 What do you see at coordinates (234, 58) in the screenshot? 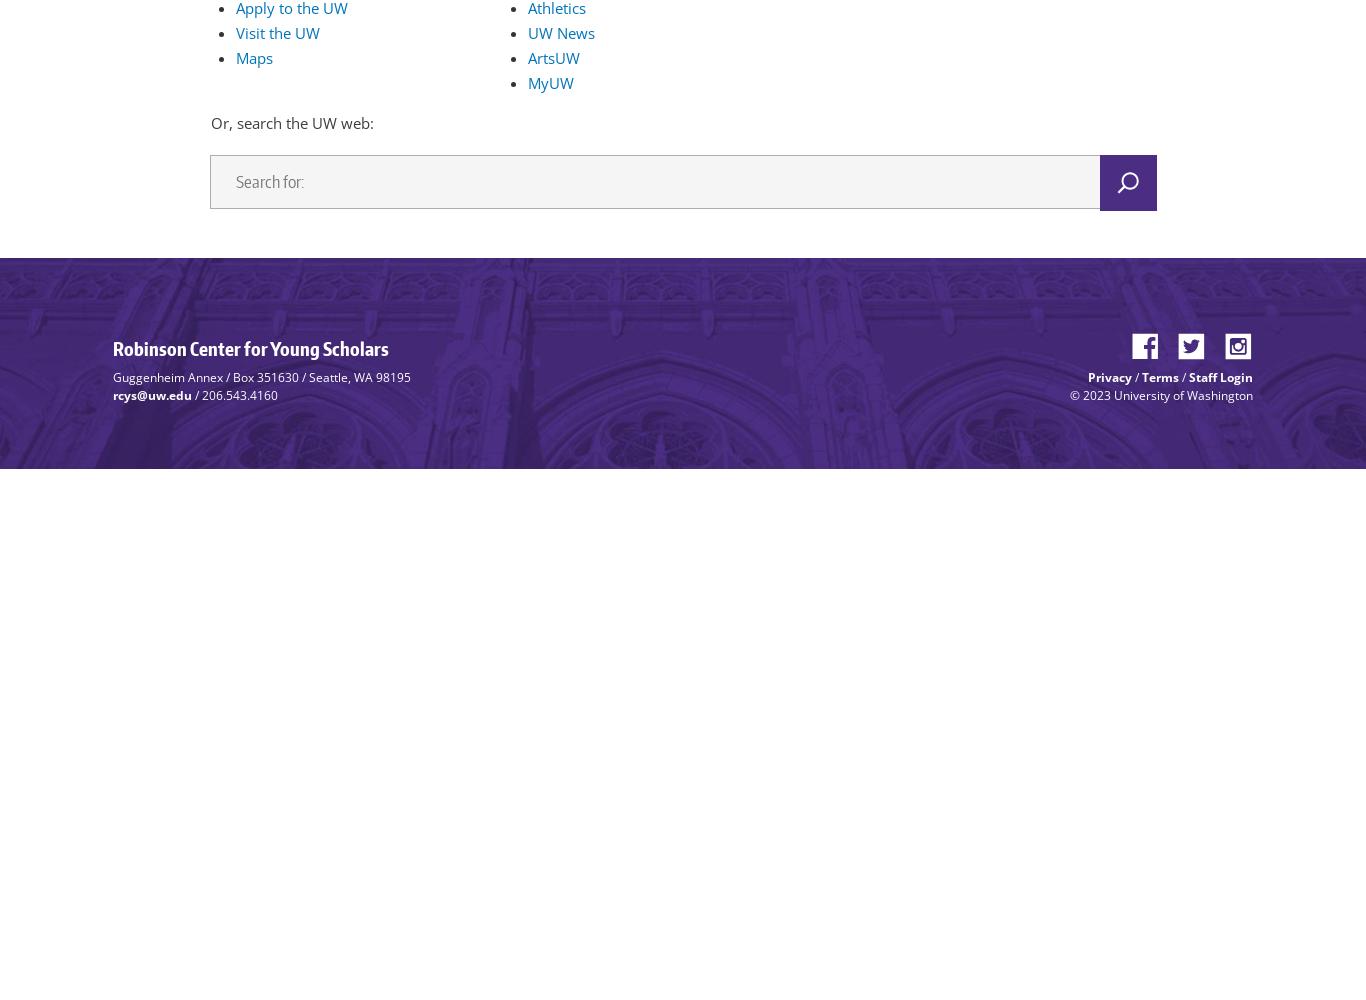
I see `'Maps'` at bounding box center [234, 58].